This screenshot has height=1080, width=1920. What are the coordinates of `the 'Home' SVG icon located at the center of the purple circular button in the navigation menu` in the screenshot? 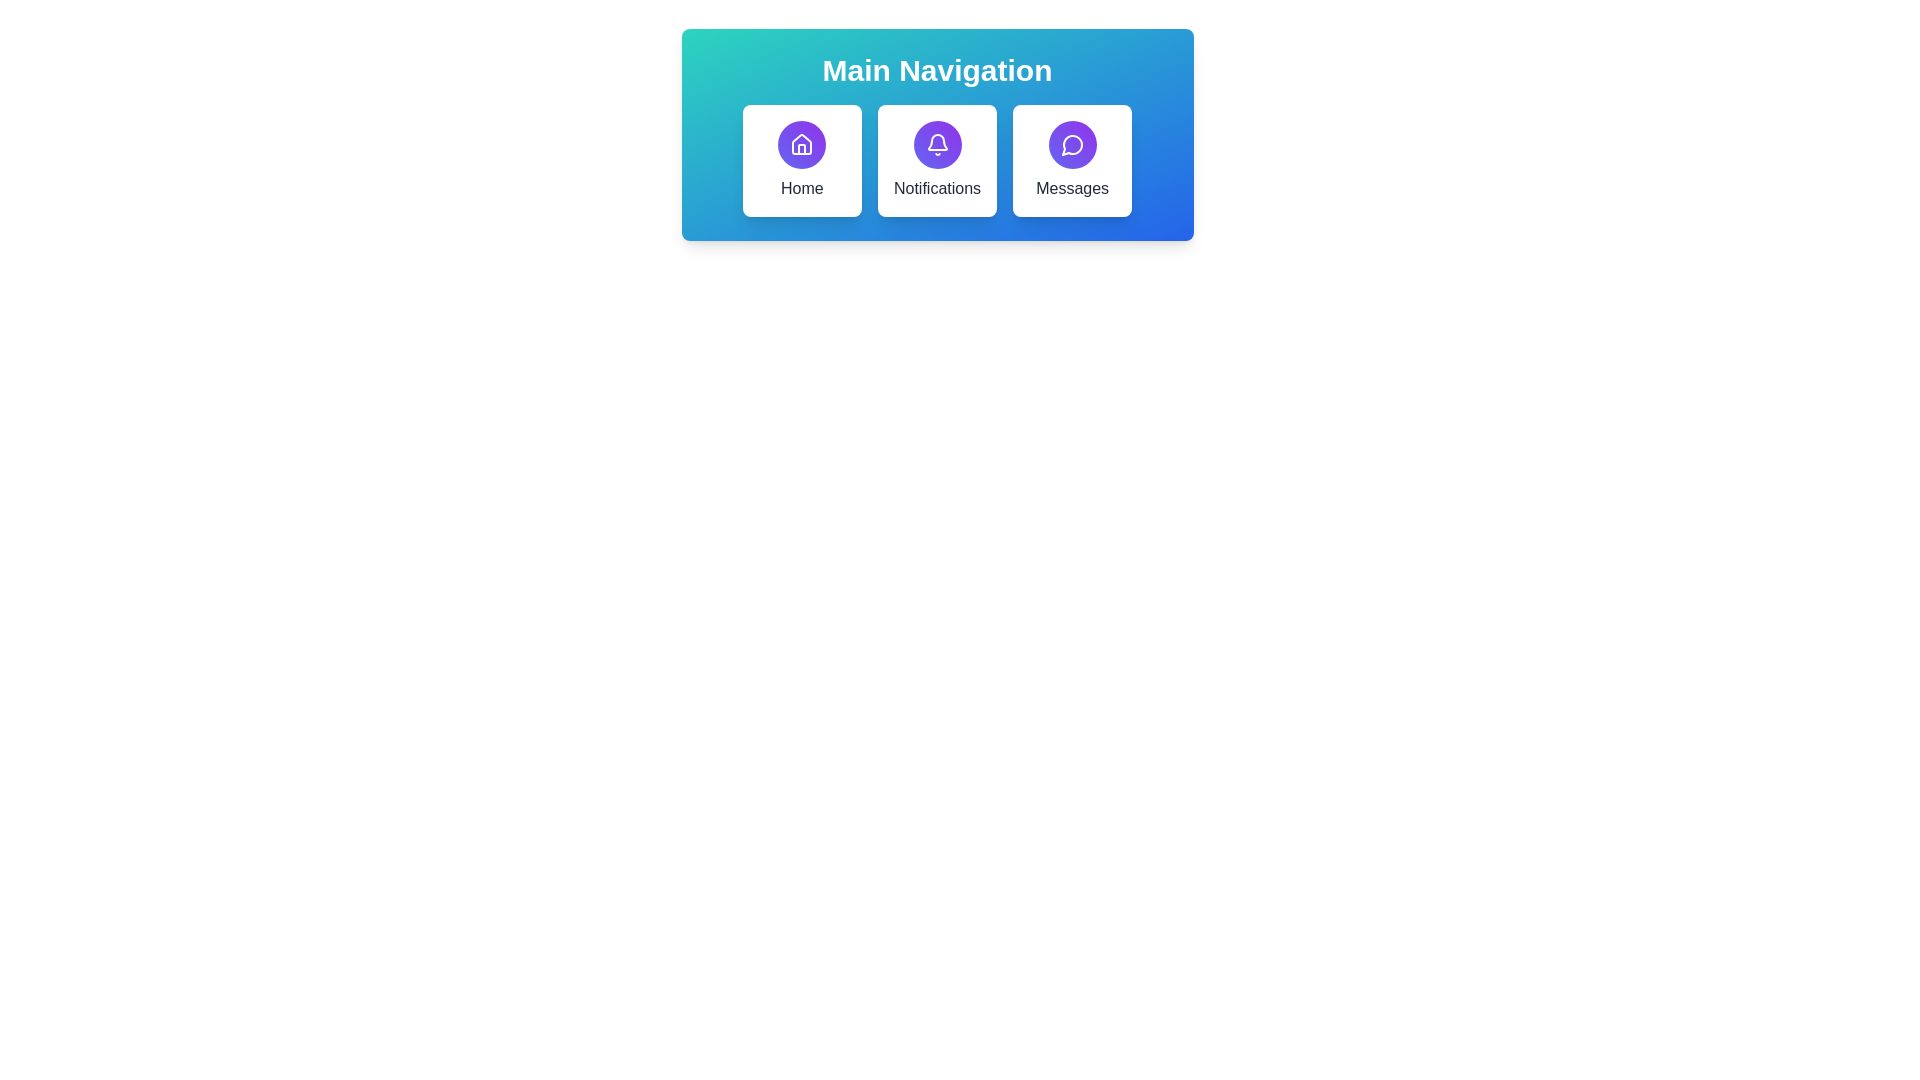 It's located at (802, 143).